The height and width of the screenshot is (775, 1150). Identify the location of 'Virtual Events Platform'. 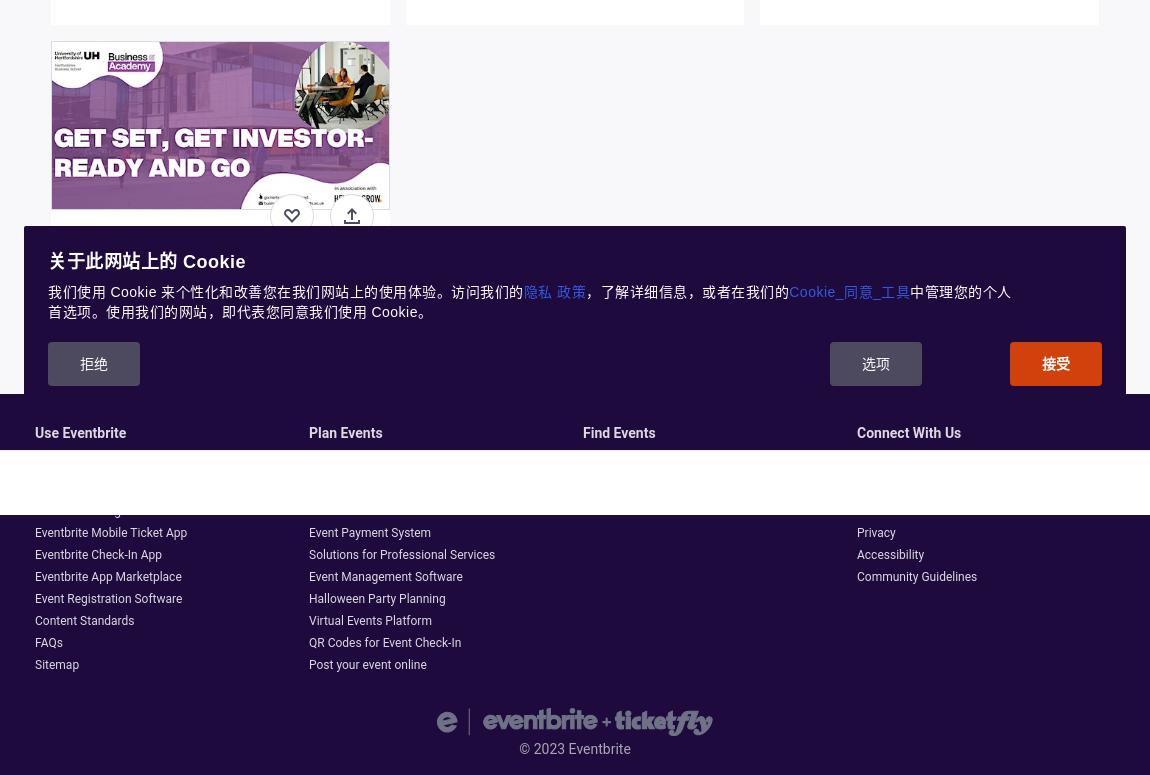
(369, 621).